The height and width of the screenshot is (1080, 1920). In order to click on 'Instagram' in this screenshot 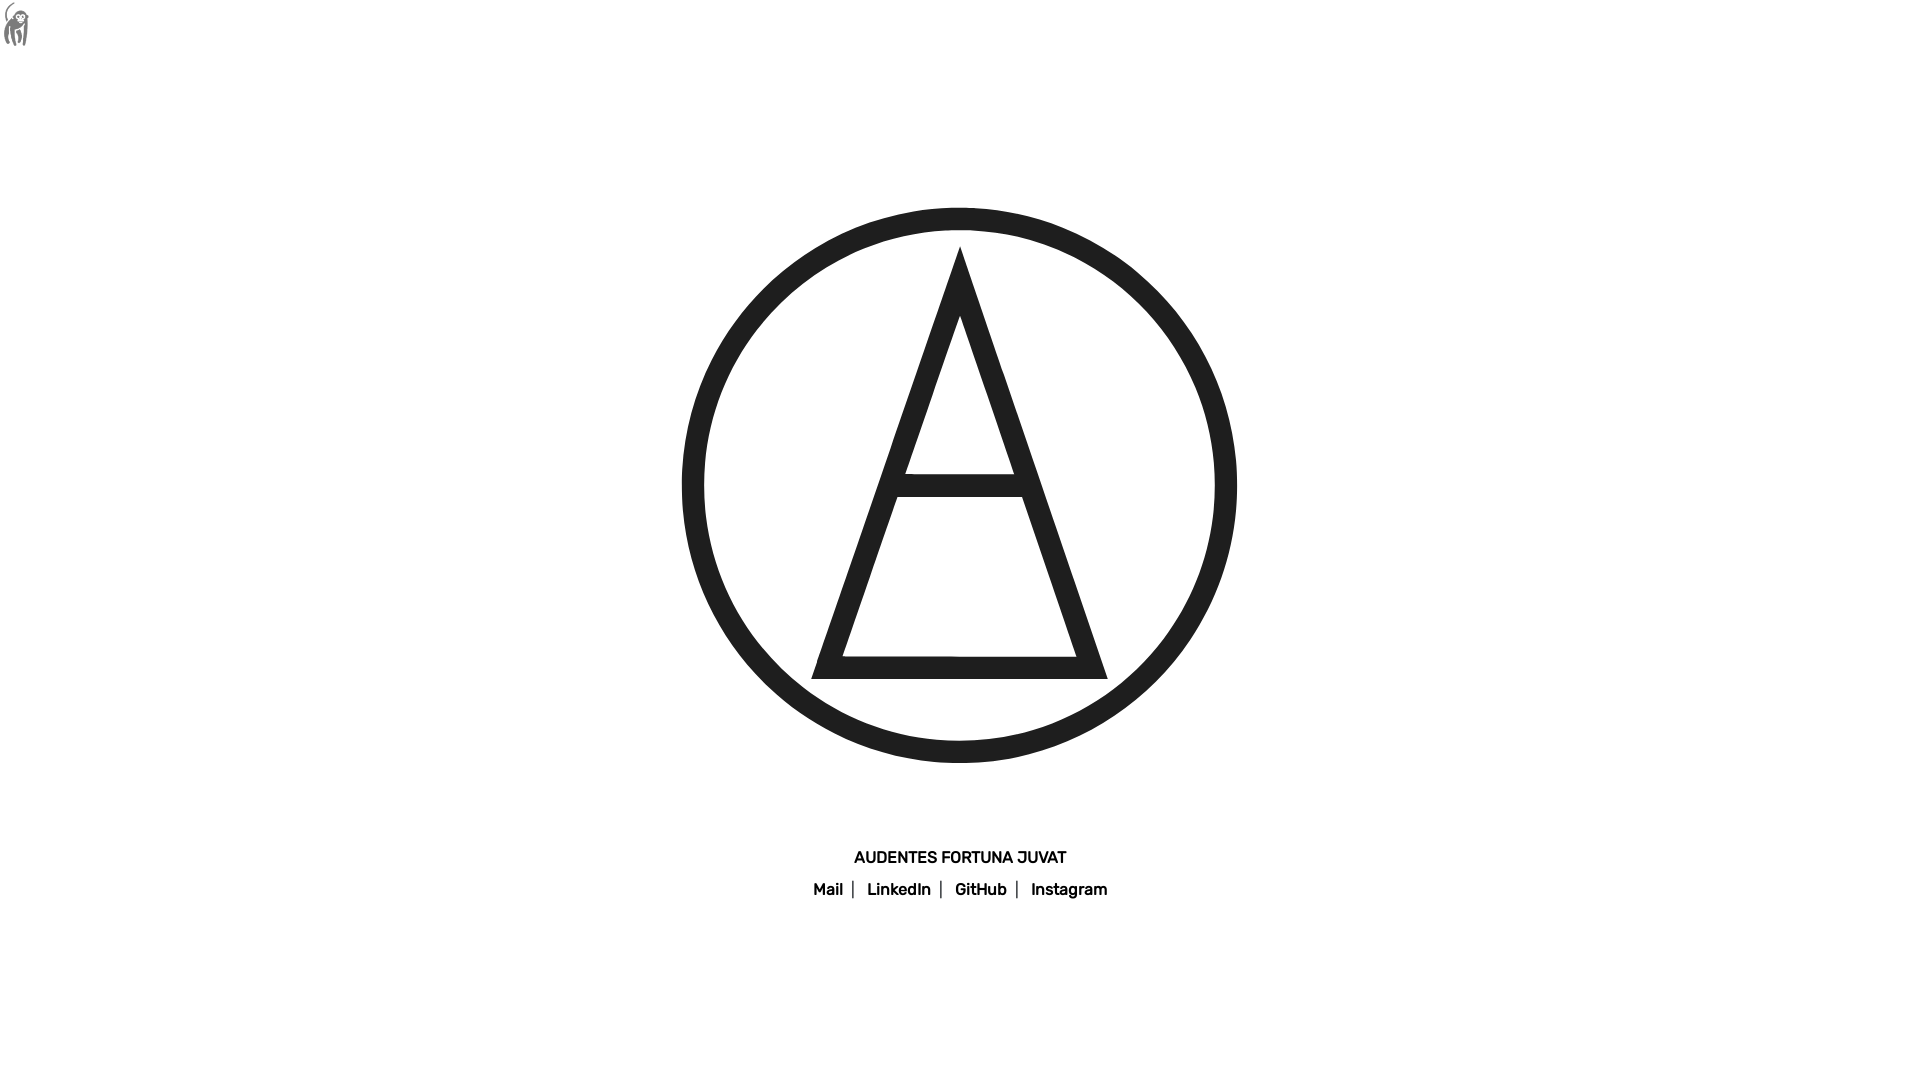, I will do `click(1022, 888)`.